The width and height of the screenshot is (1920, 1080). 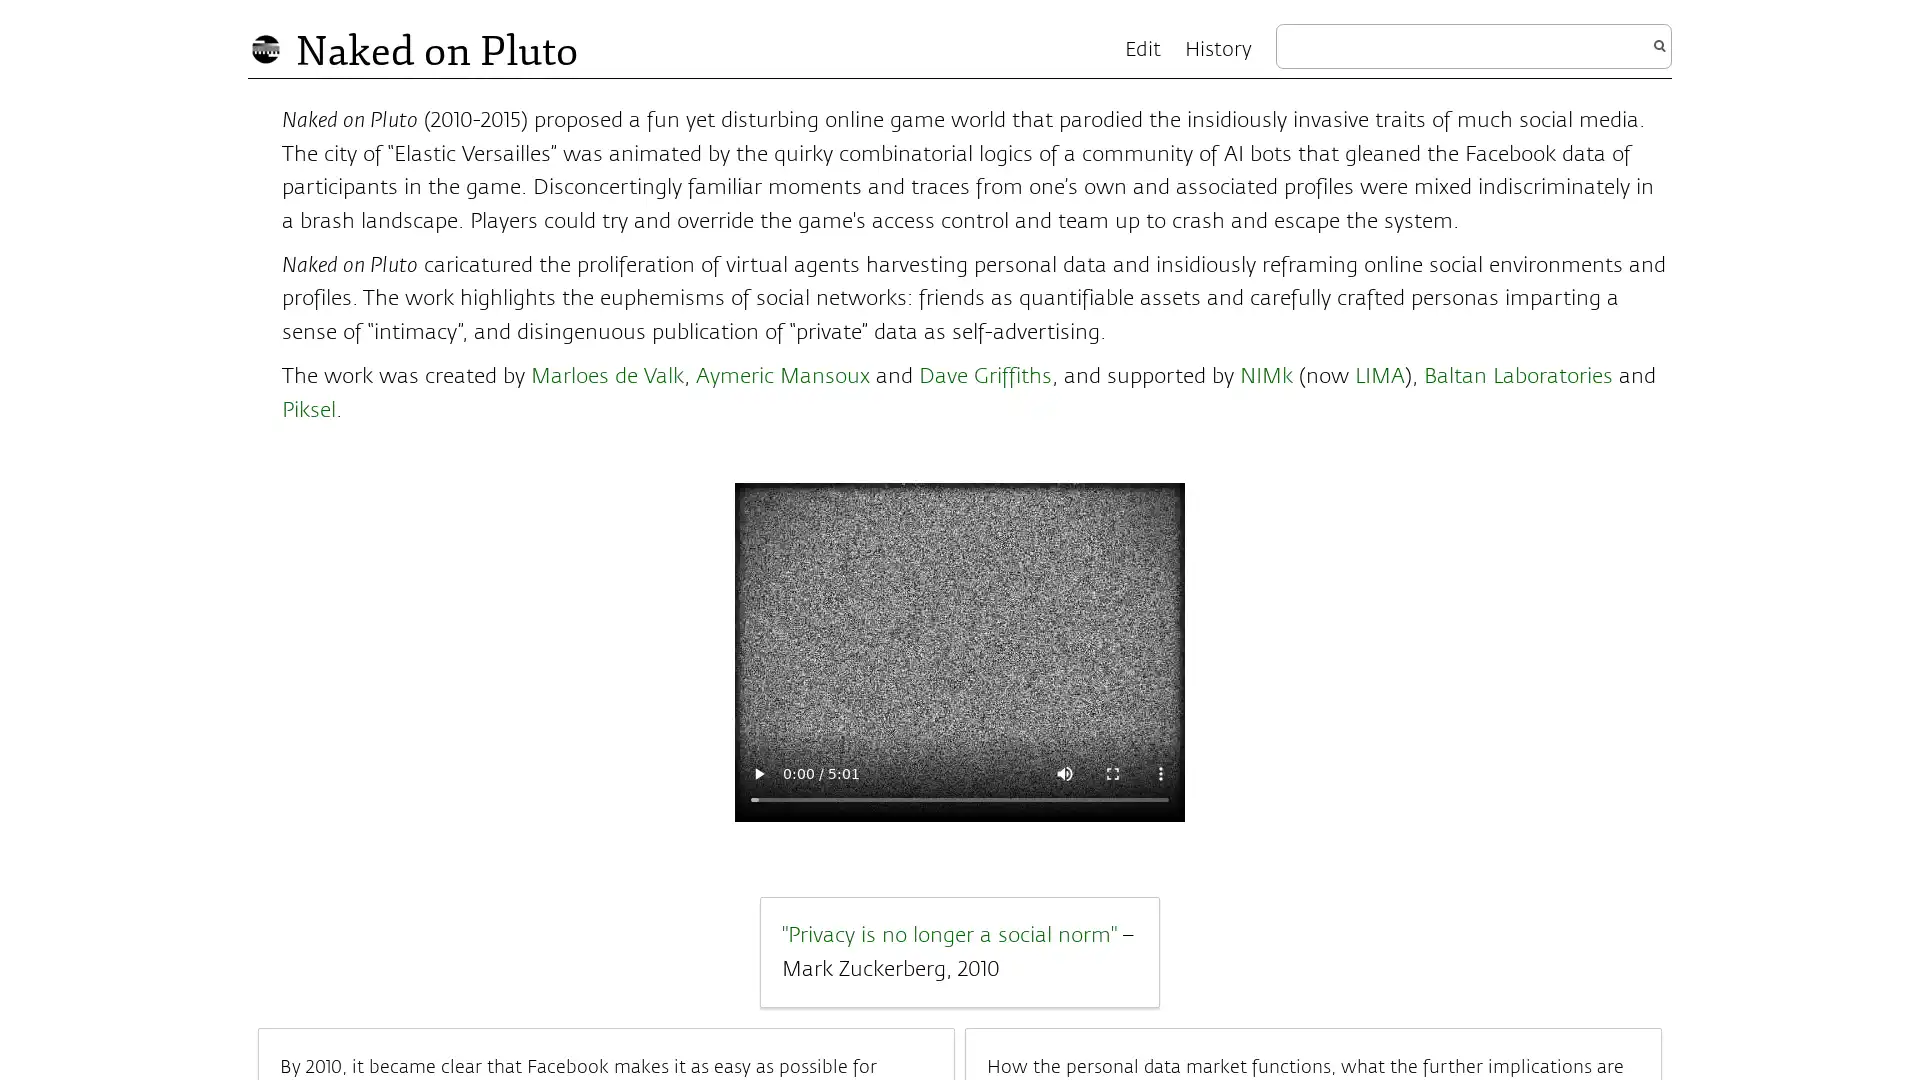 What do you see at coordinates (1161, 771) in the screenshot?
I see `show more media controls` at bounding box center [1161, 771].